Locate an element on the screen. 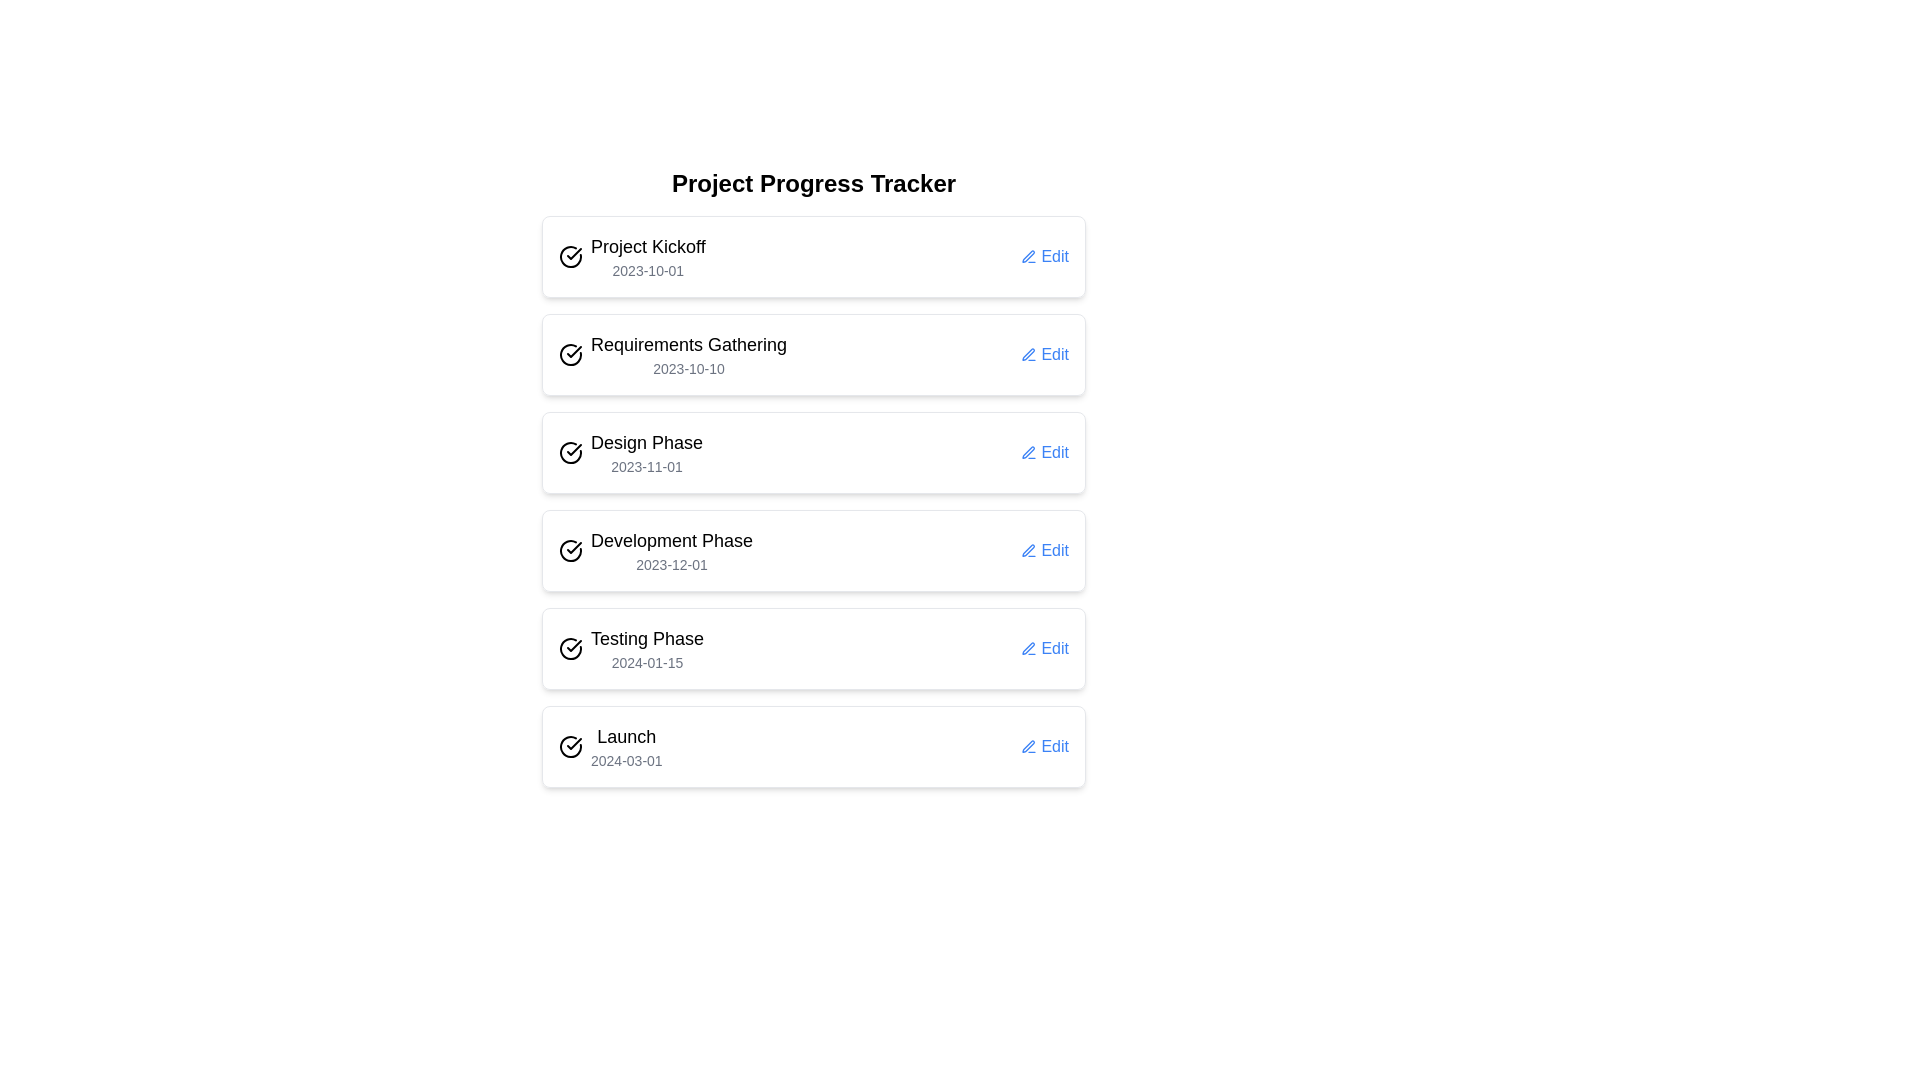  the 'Project Kickoff' text label, which is displayed in a large, bold font at the top of a vertical list, above the date '2023-10-01' is located at coordinates (648, 245).